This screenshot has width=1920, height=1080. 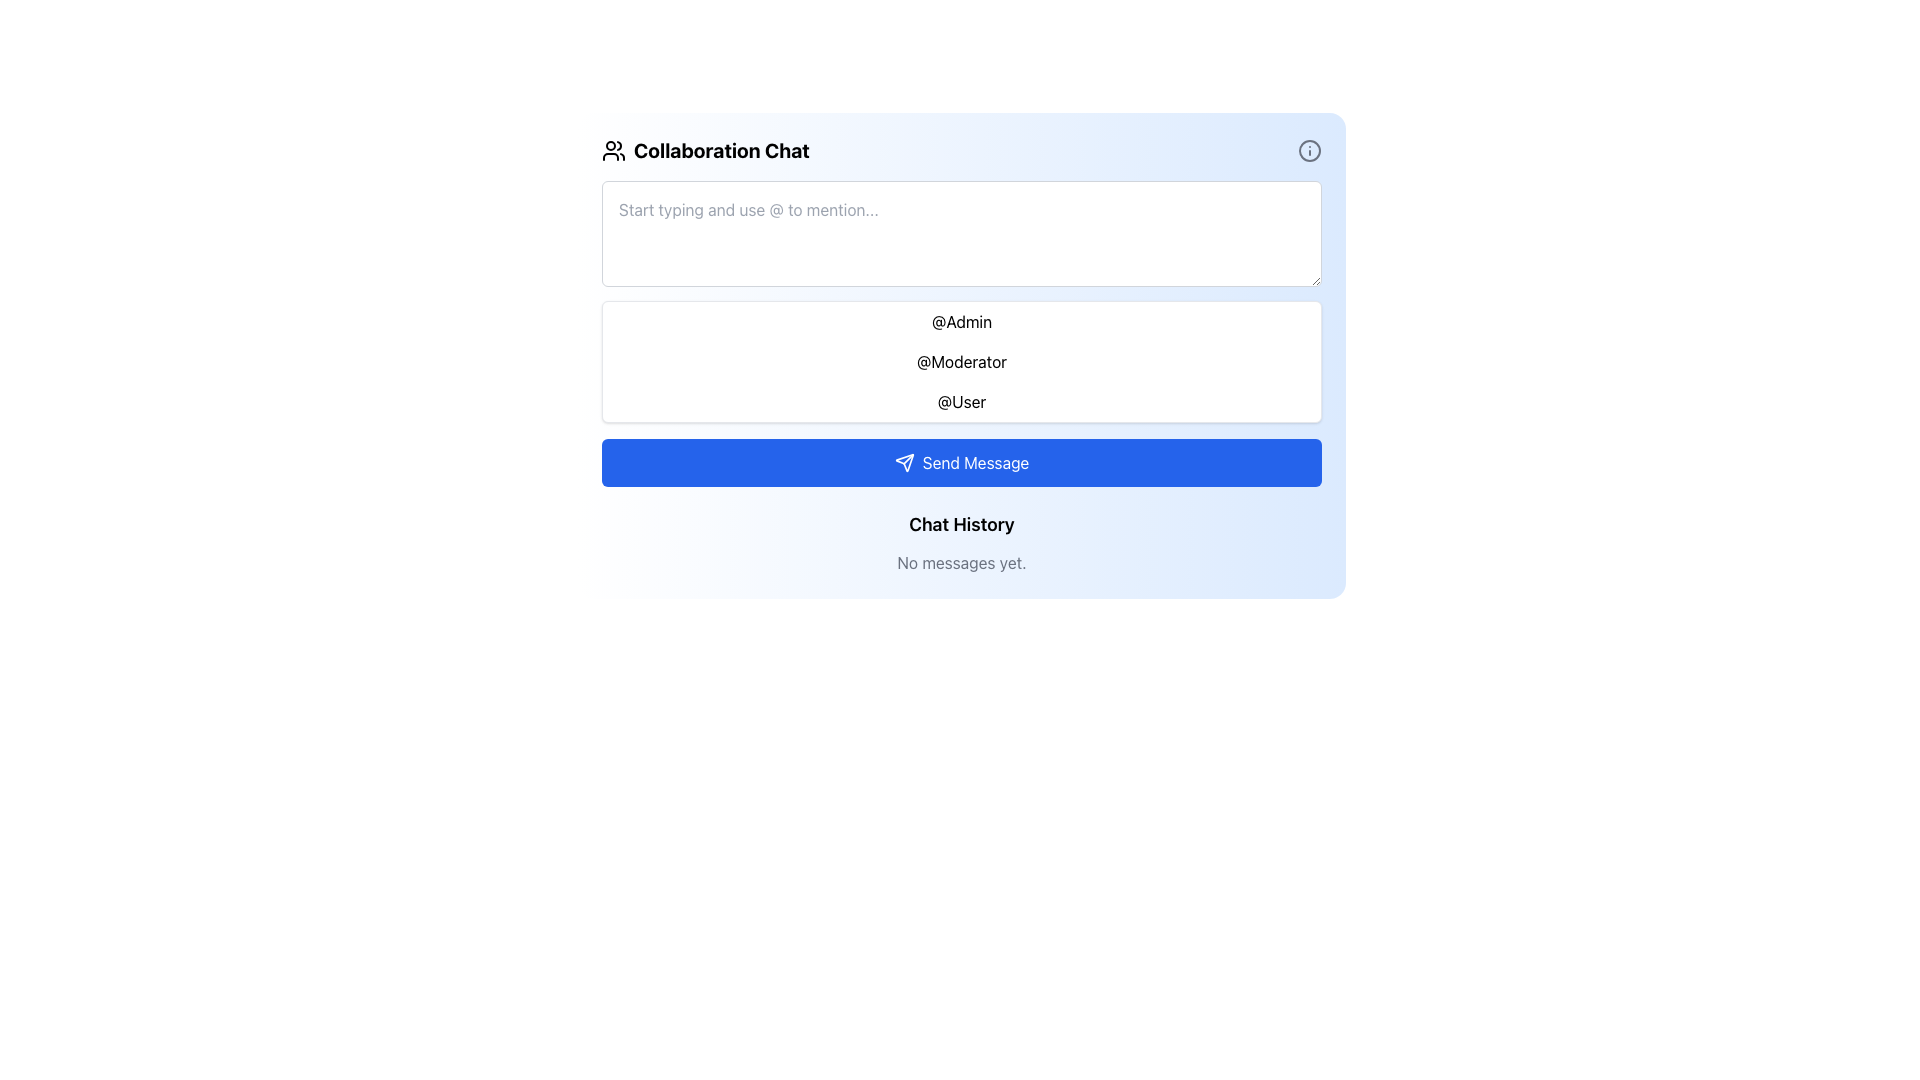 What do you see at coordinates (1310, 149) in the screenshot?
I see `the Informational icon located in the top-right corner of the 'Collaboration Chat' header` at bounding box center [1310, 149].